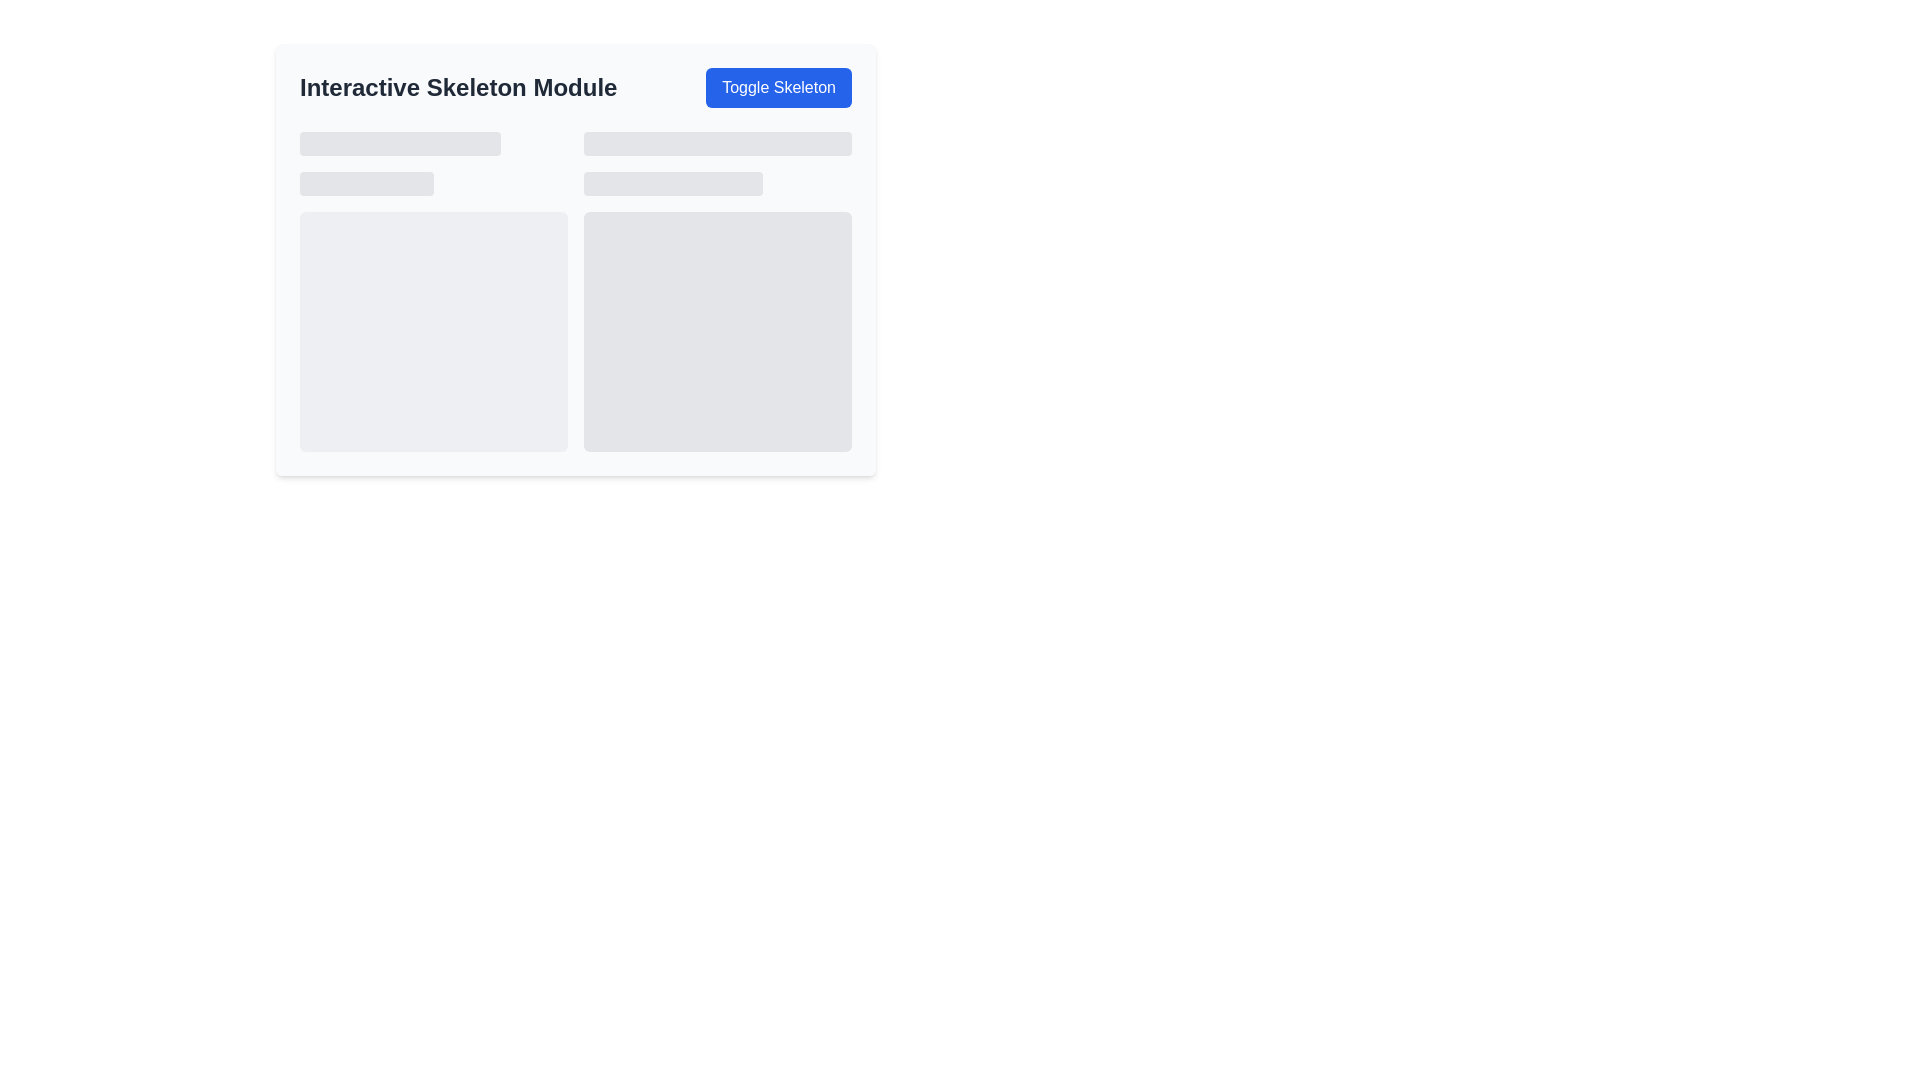 The image size is (1920, 1080). What do you see at coordinates (718, 330) in the screenshot?
I see `the gray placeholder box with rounded corners, which is the third and largest box in a vertically stacked group of three elements` at bounding box center [718, 330].